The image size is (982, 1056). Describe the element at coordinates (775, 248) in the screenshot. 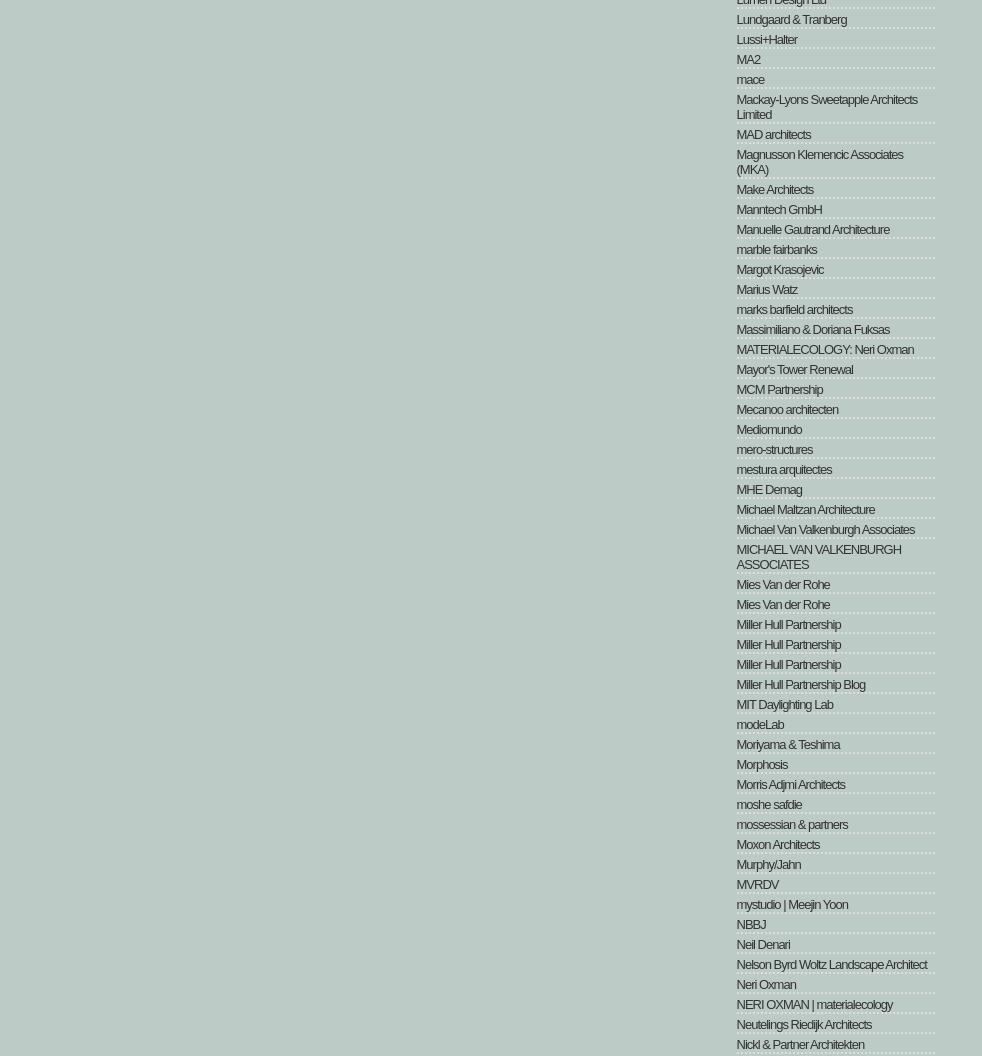

I see `'marble fairbanks'` at that location.